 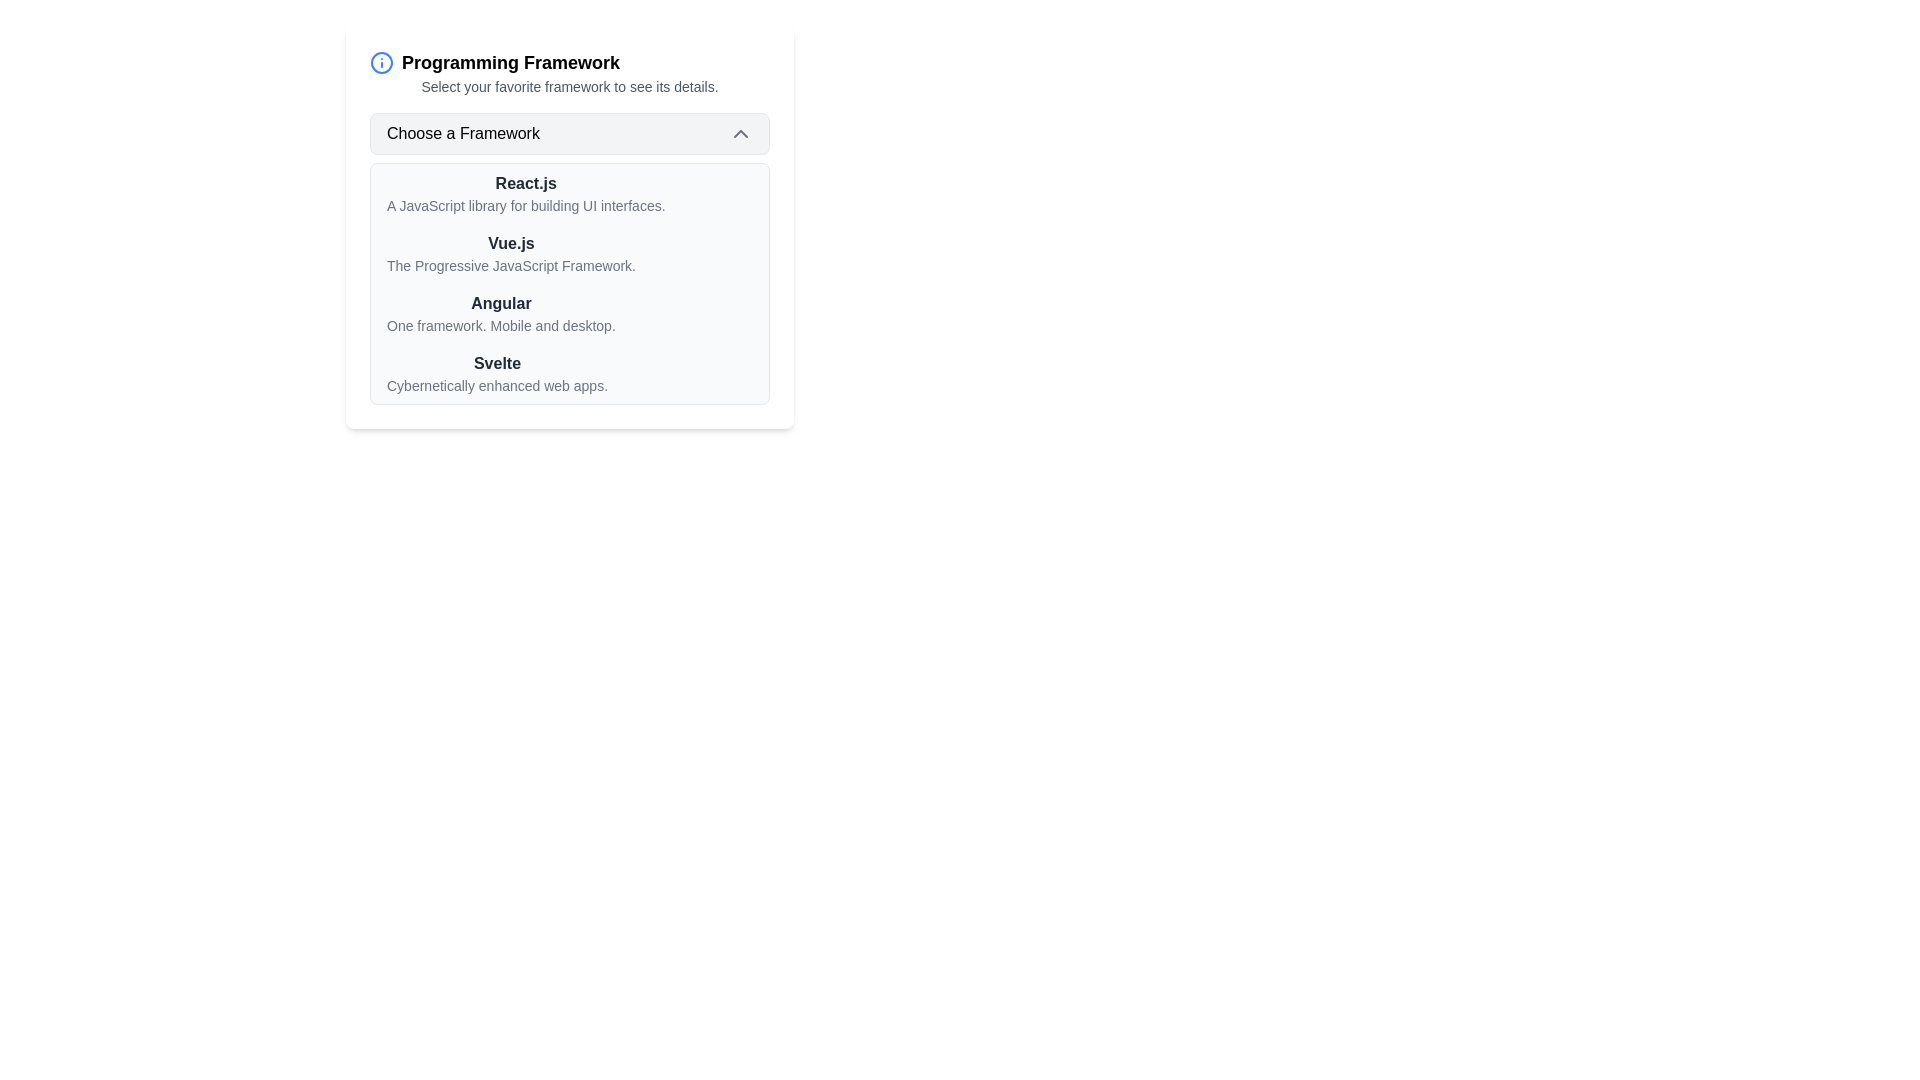 I want to click on the state of the chevron icon located to the right of the 'Choose a Framework' section to determine if it indicates an expandable or collapsible action, so click(x=739, y=134).